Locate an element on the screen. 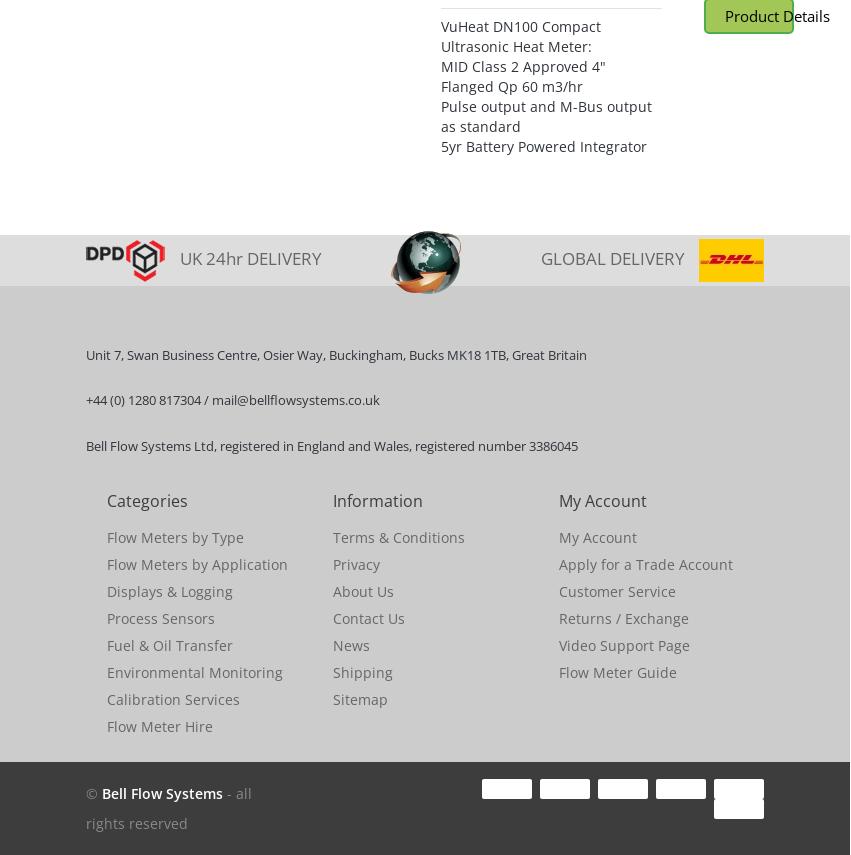 Image resolution: width=851 pixels, height=855 pixels. 'Calibration Services' is located at coordinates (105, 698).